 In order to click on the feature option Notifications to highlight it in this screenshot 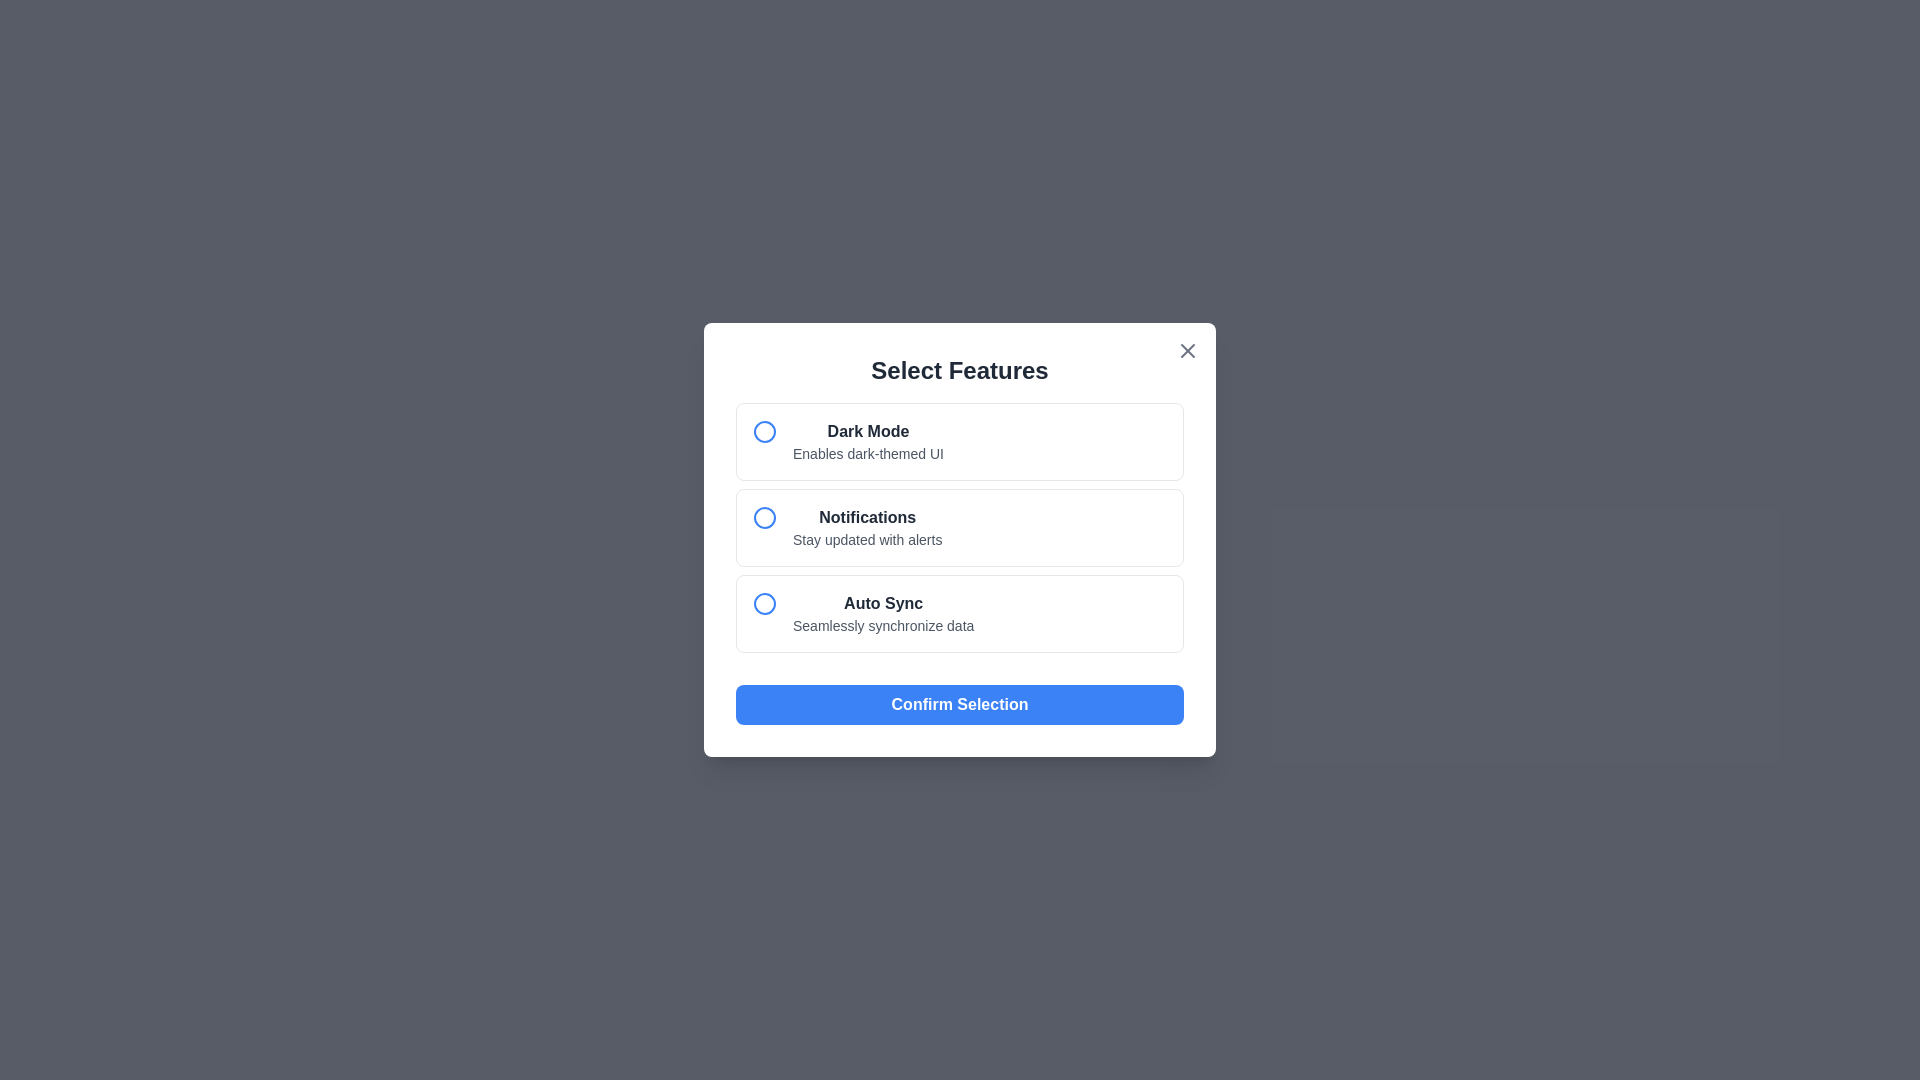, I will do `click(960, 527)`.